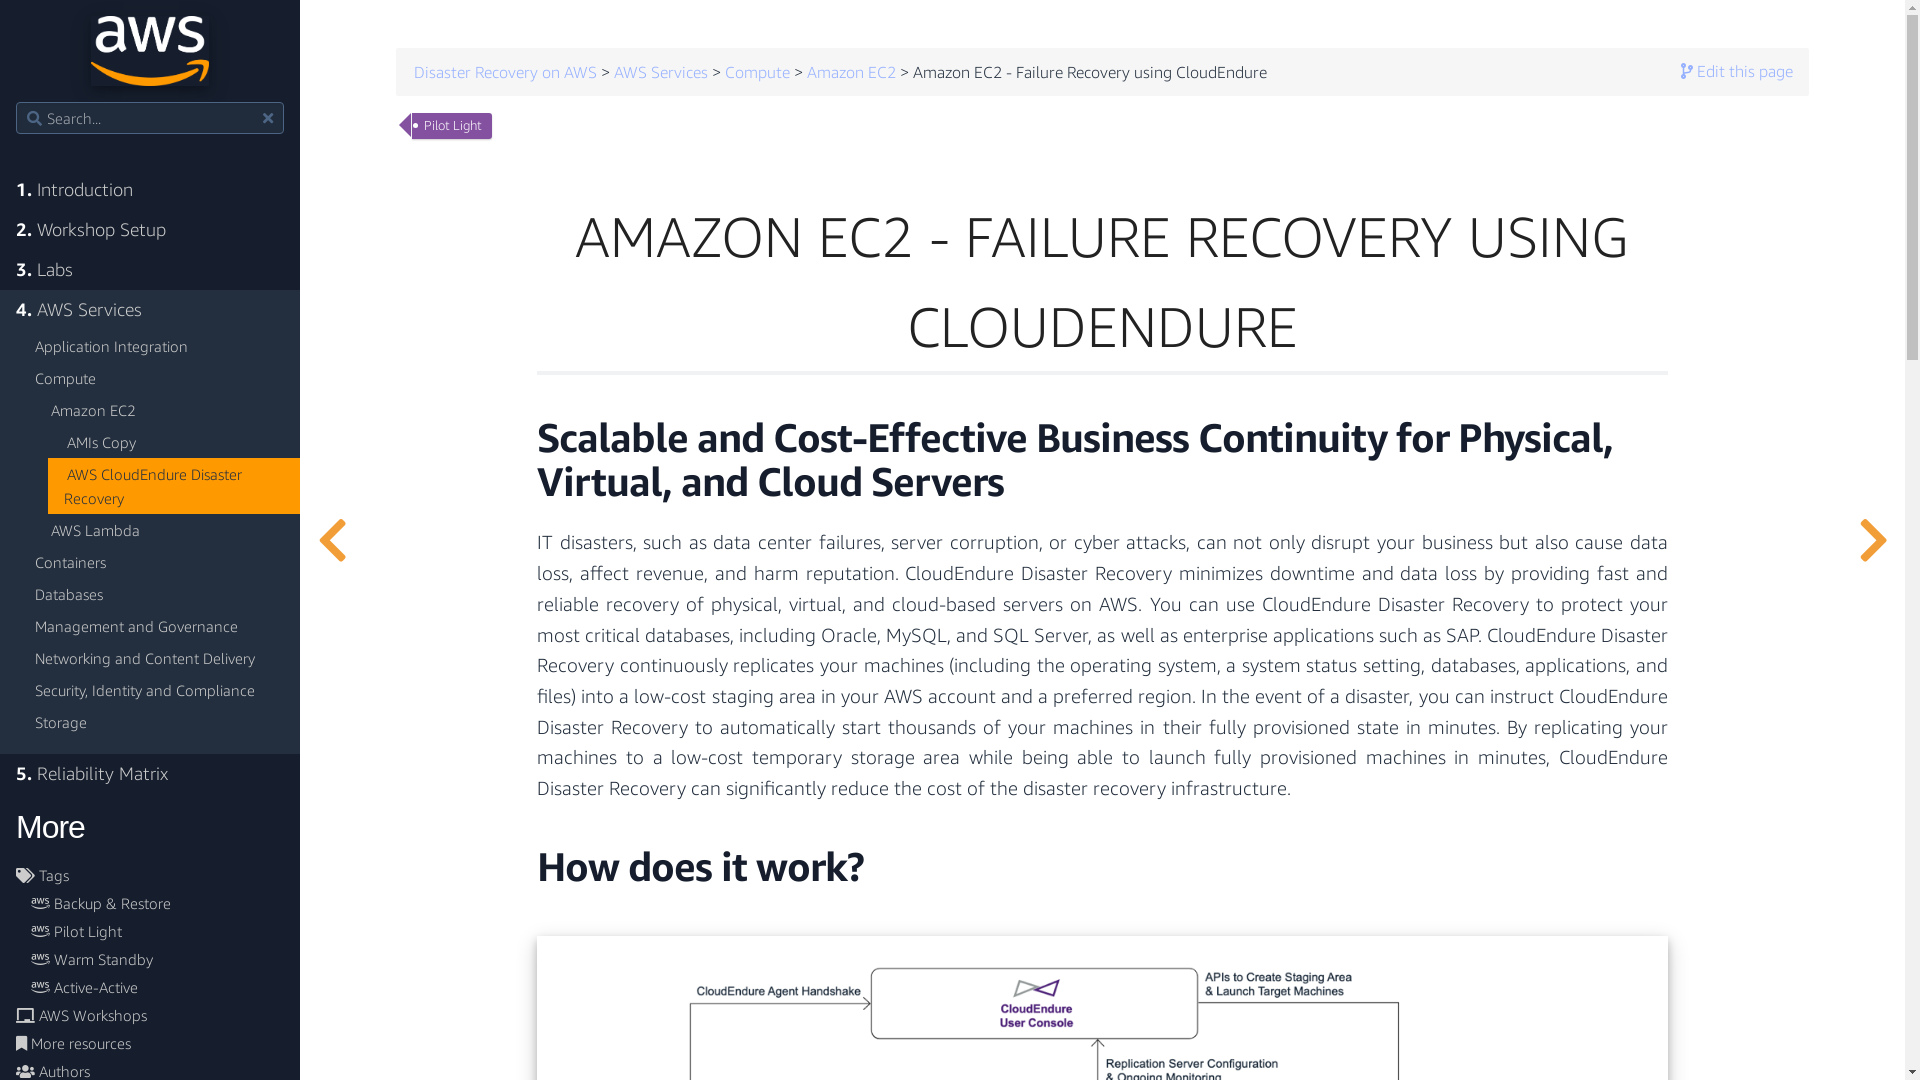 This screenshot has width=1920, height=1080. What do you see at coordinates (157, 721) in the screenshot?
I see `'Storage'` at bounding box center [157, 721].